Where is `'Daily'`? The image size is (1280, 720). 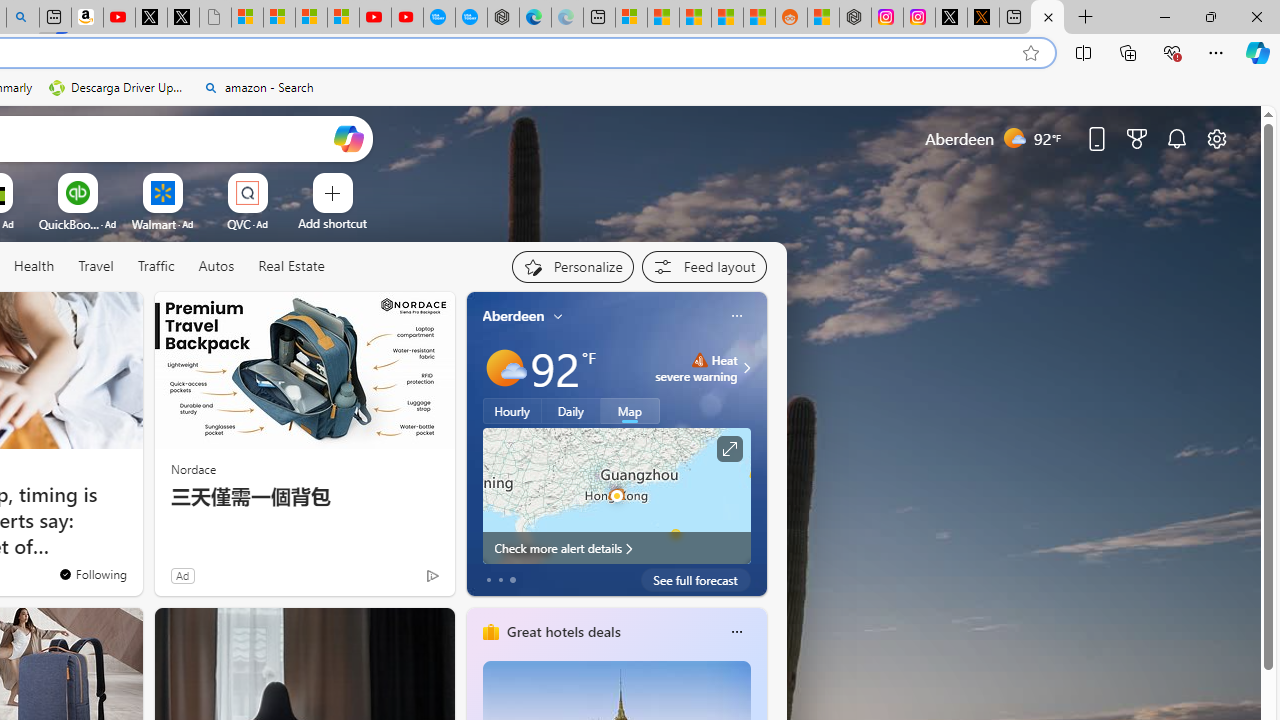
'Daily' is located at coordinates (570, 410).